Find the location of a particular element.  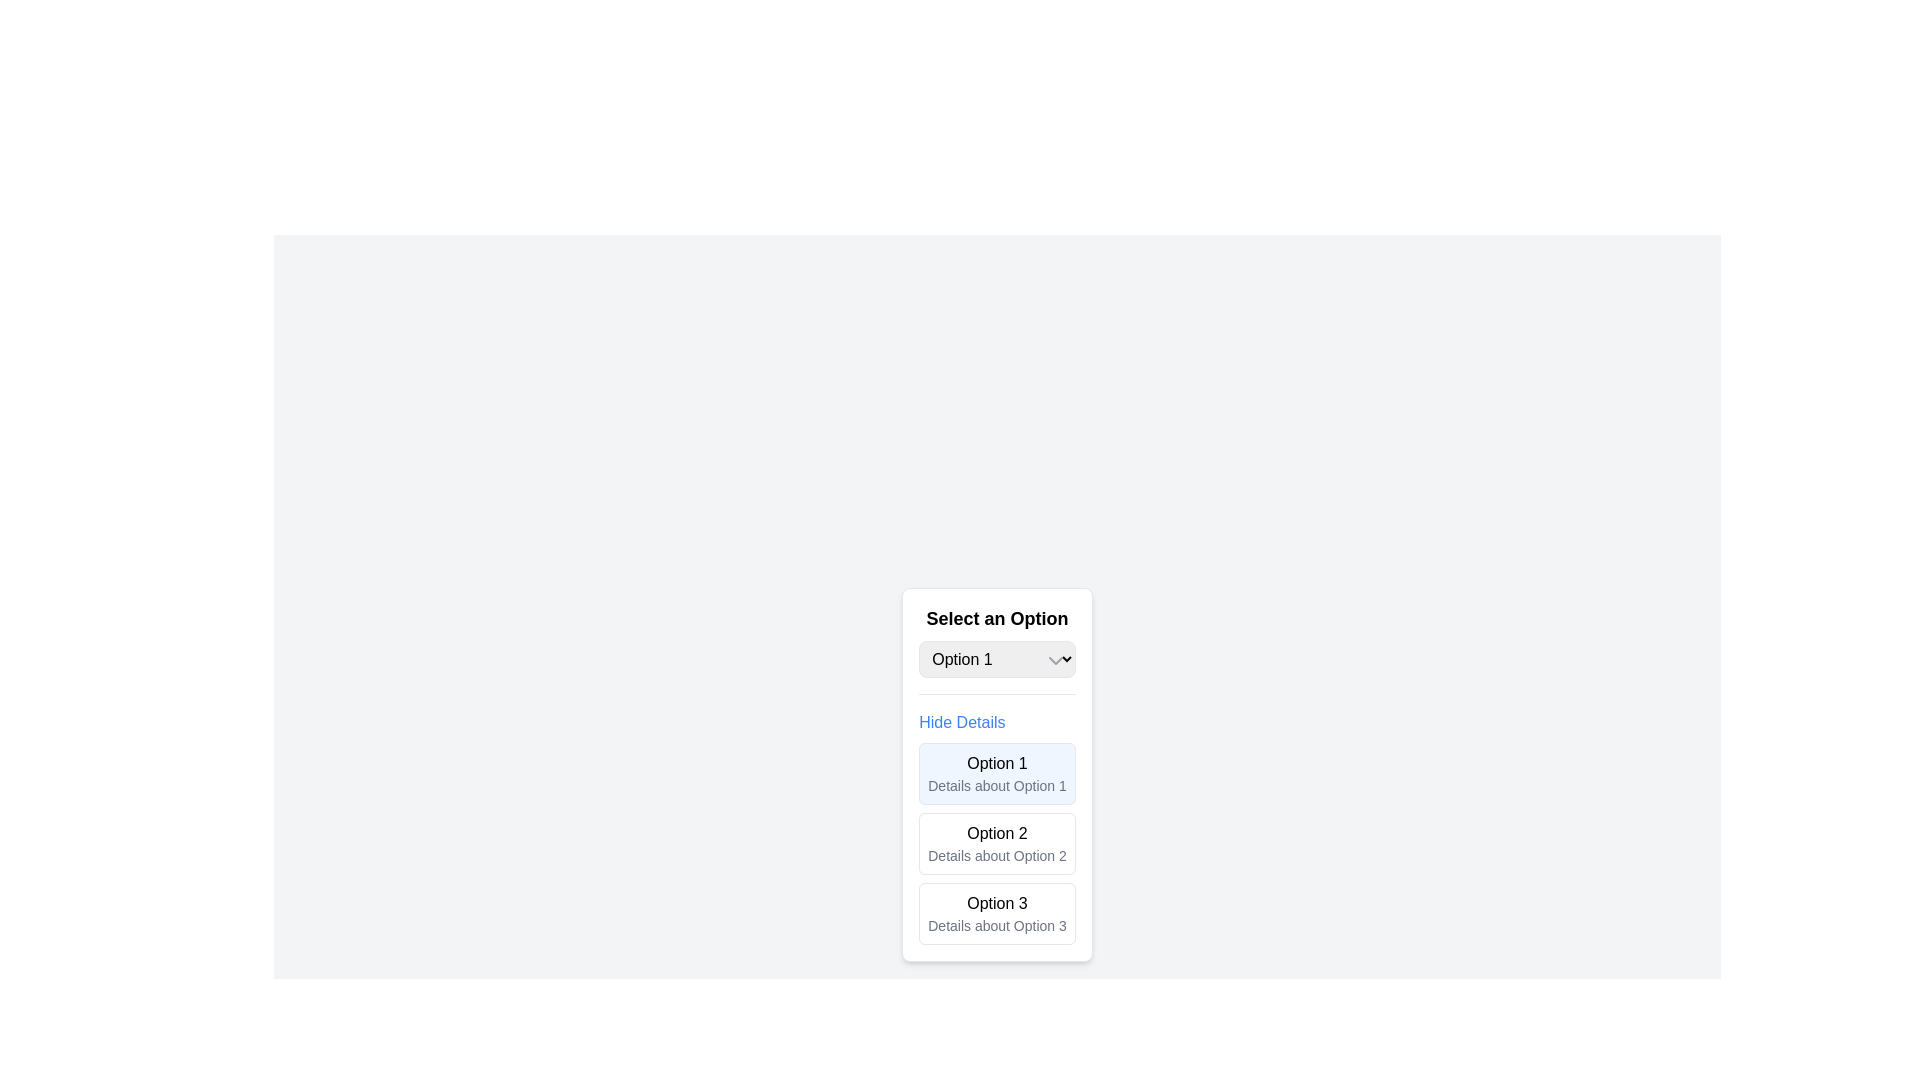

the Dropdown indicator (SVG icon) is located at coordinates (1054, 660).